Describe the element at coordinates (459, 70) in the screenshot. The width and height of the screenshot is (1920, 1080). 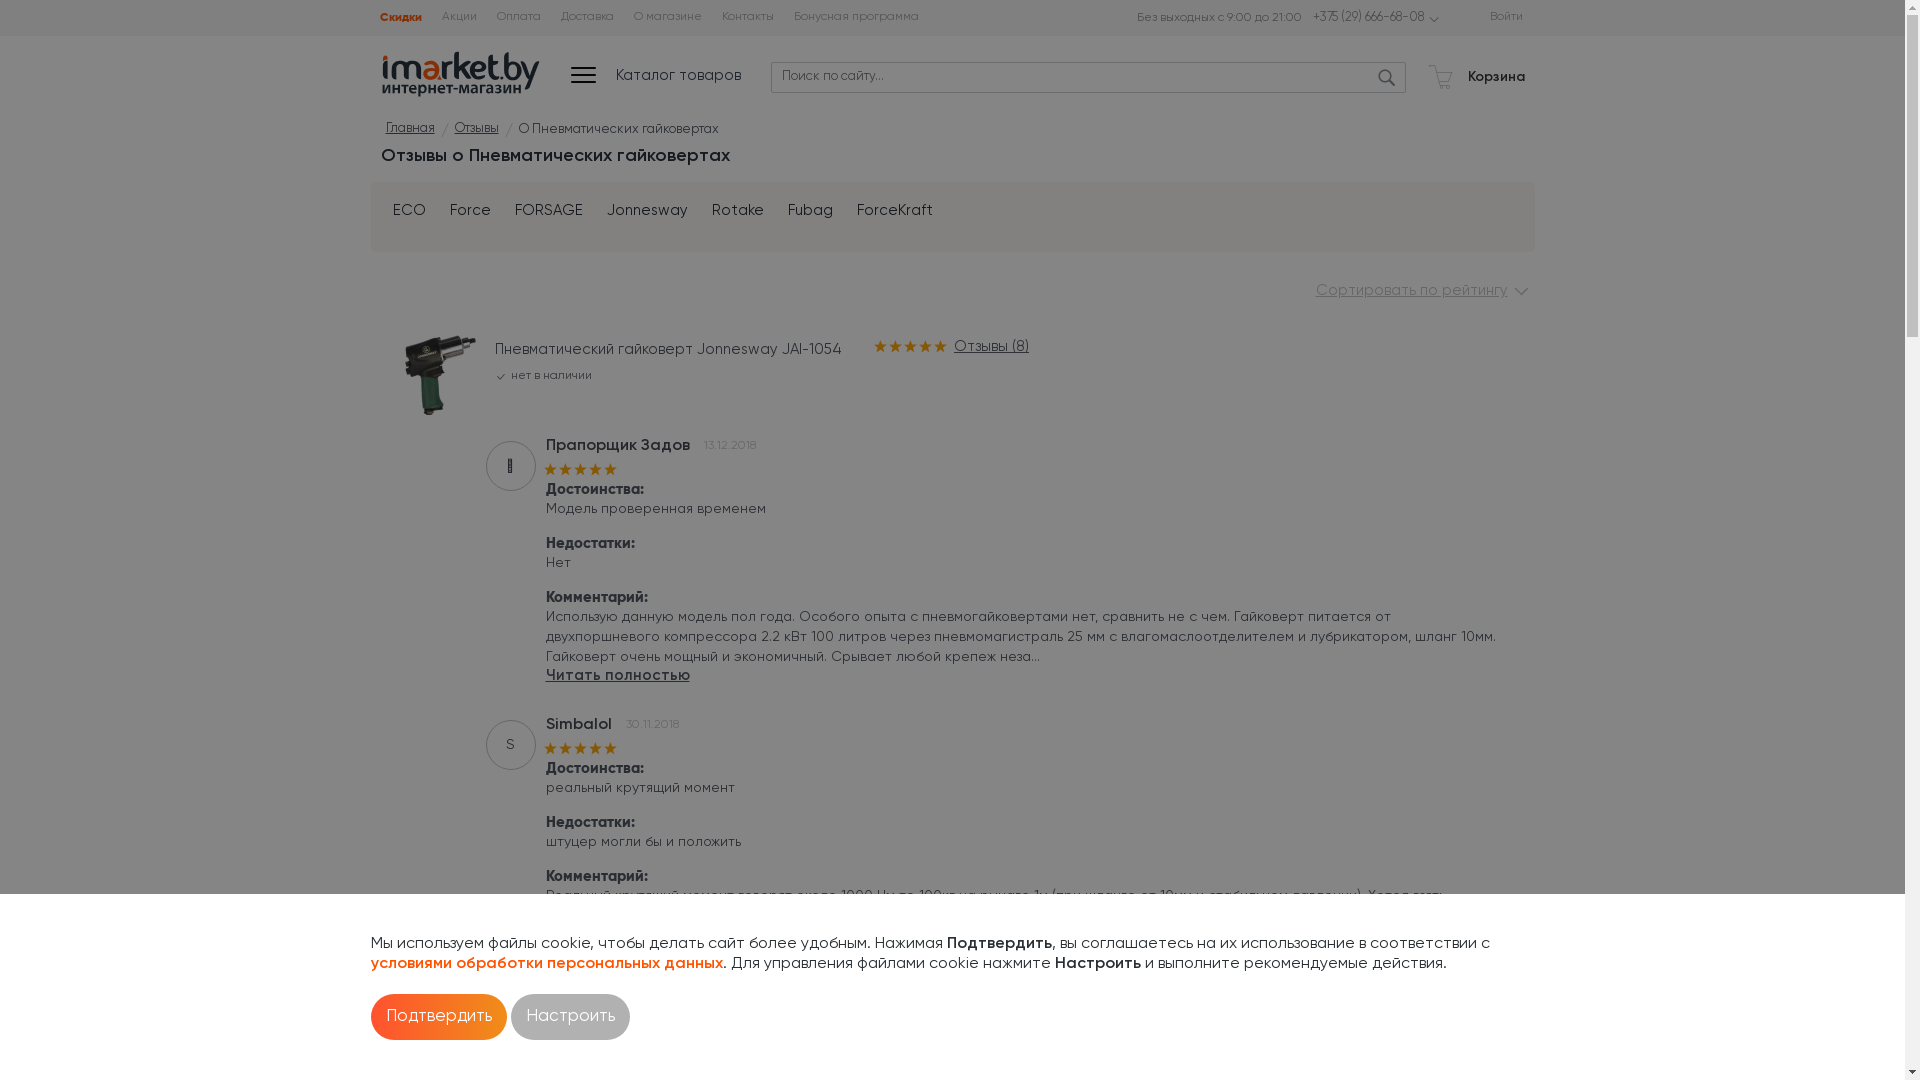
I see `'Imarket.by'` at that location.